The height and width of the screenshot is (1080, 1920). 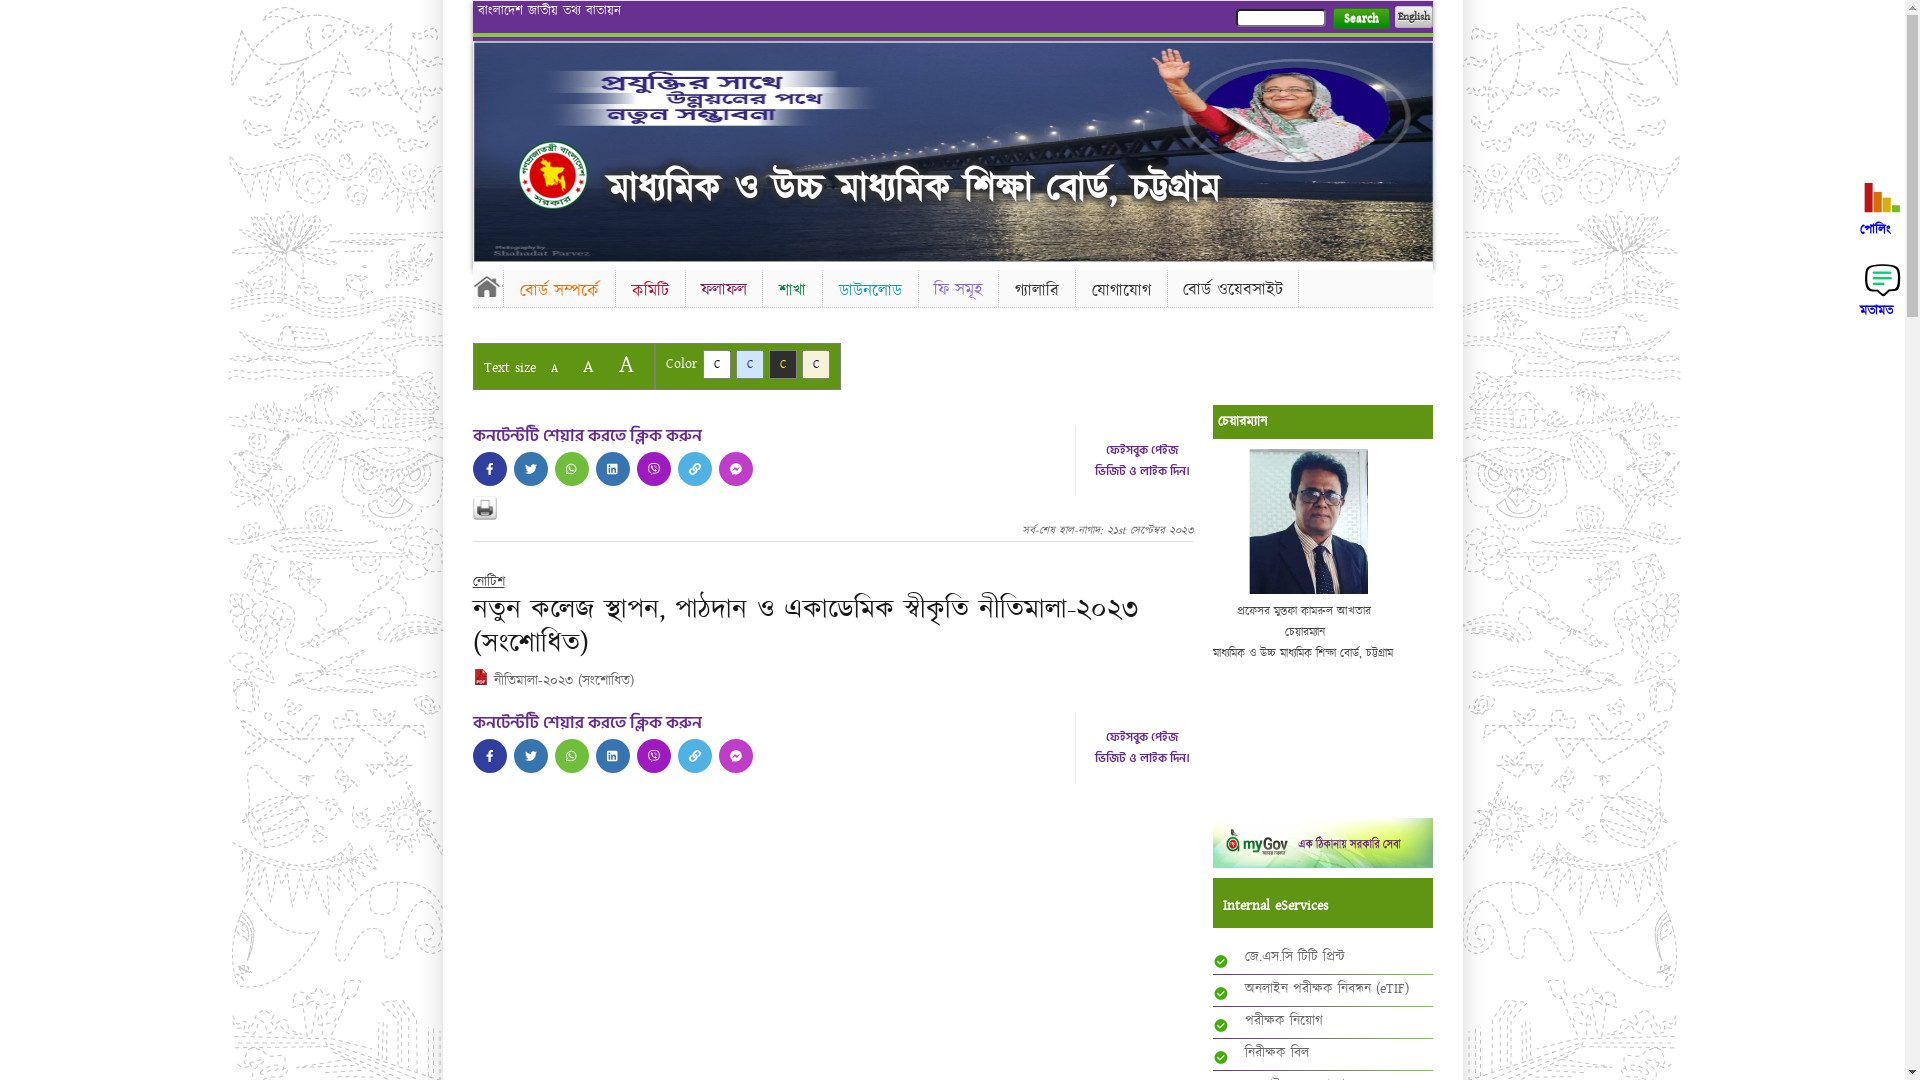 What do you see at coordinates (624, 364) in the screenshot?
I see `'A'` at bounding box center [624, 364].